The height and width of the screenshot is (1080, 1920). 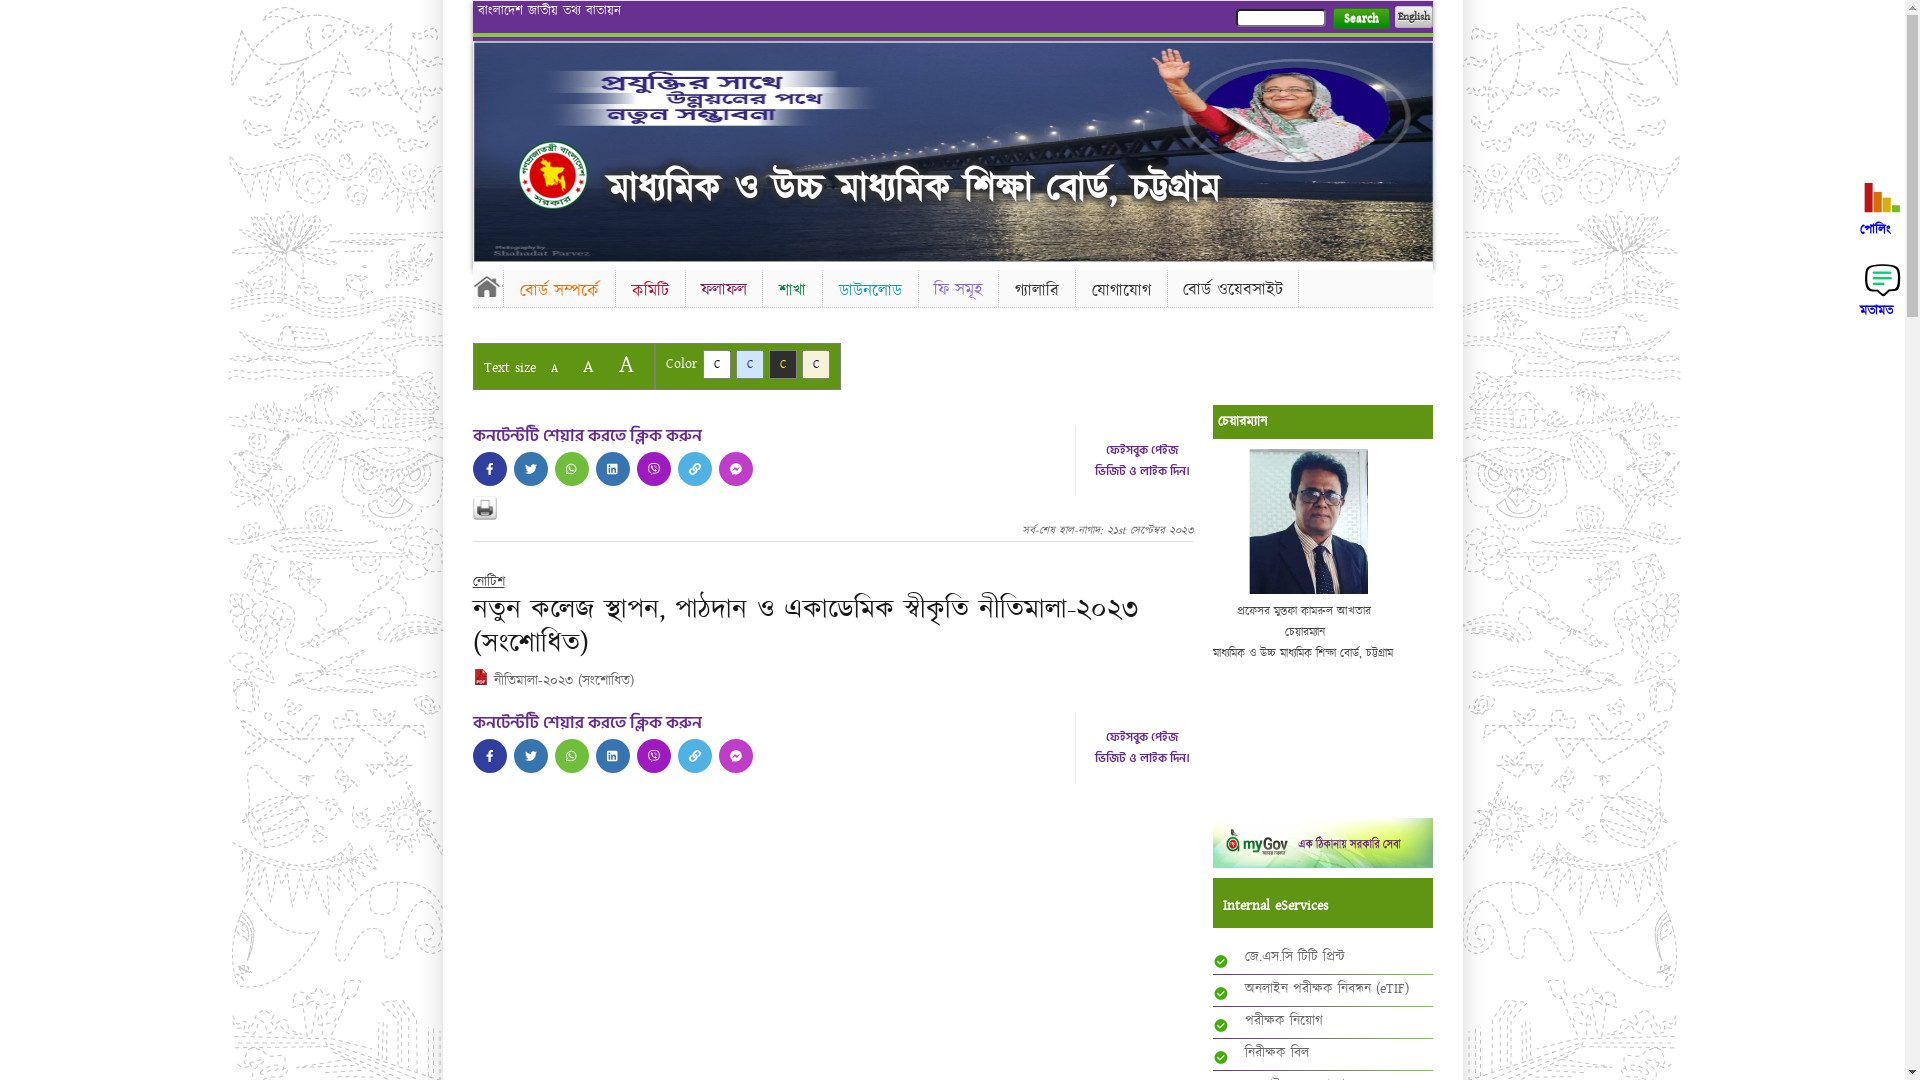 What do you see at coordinates (624, 364) in the screenshot?
I see `'A'` at bounding box center [624, 364].